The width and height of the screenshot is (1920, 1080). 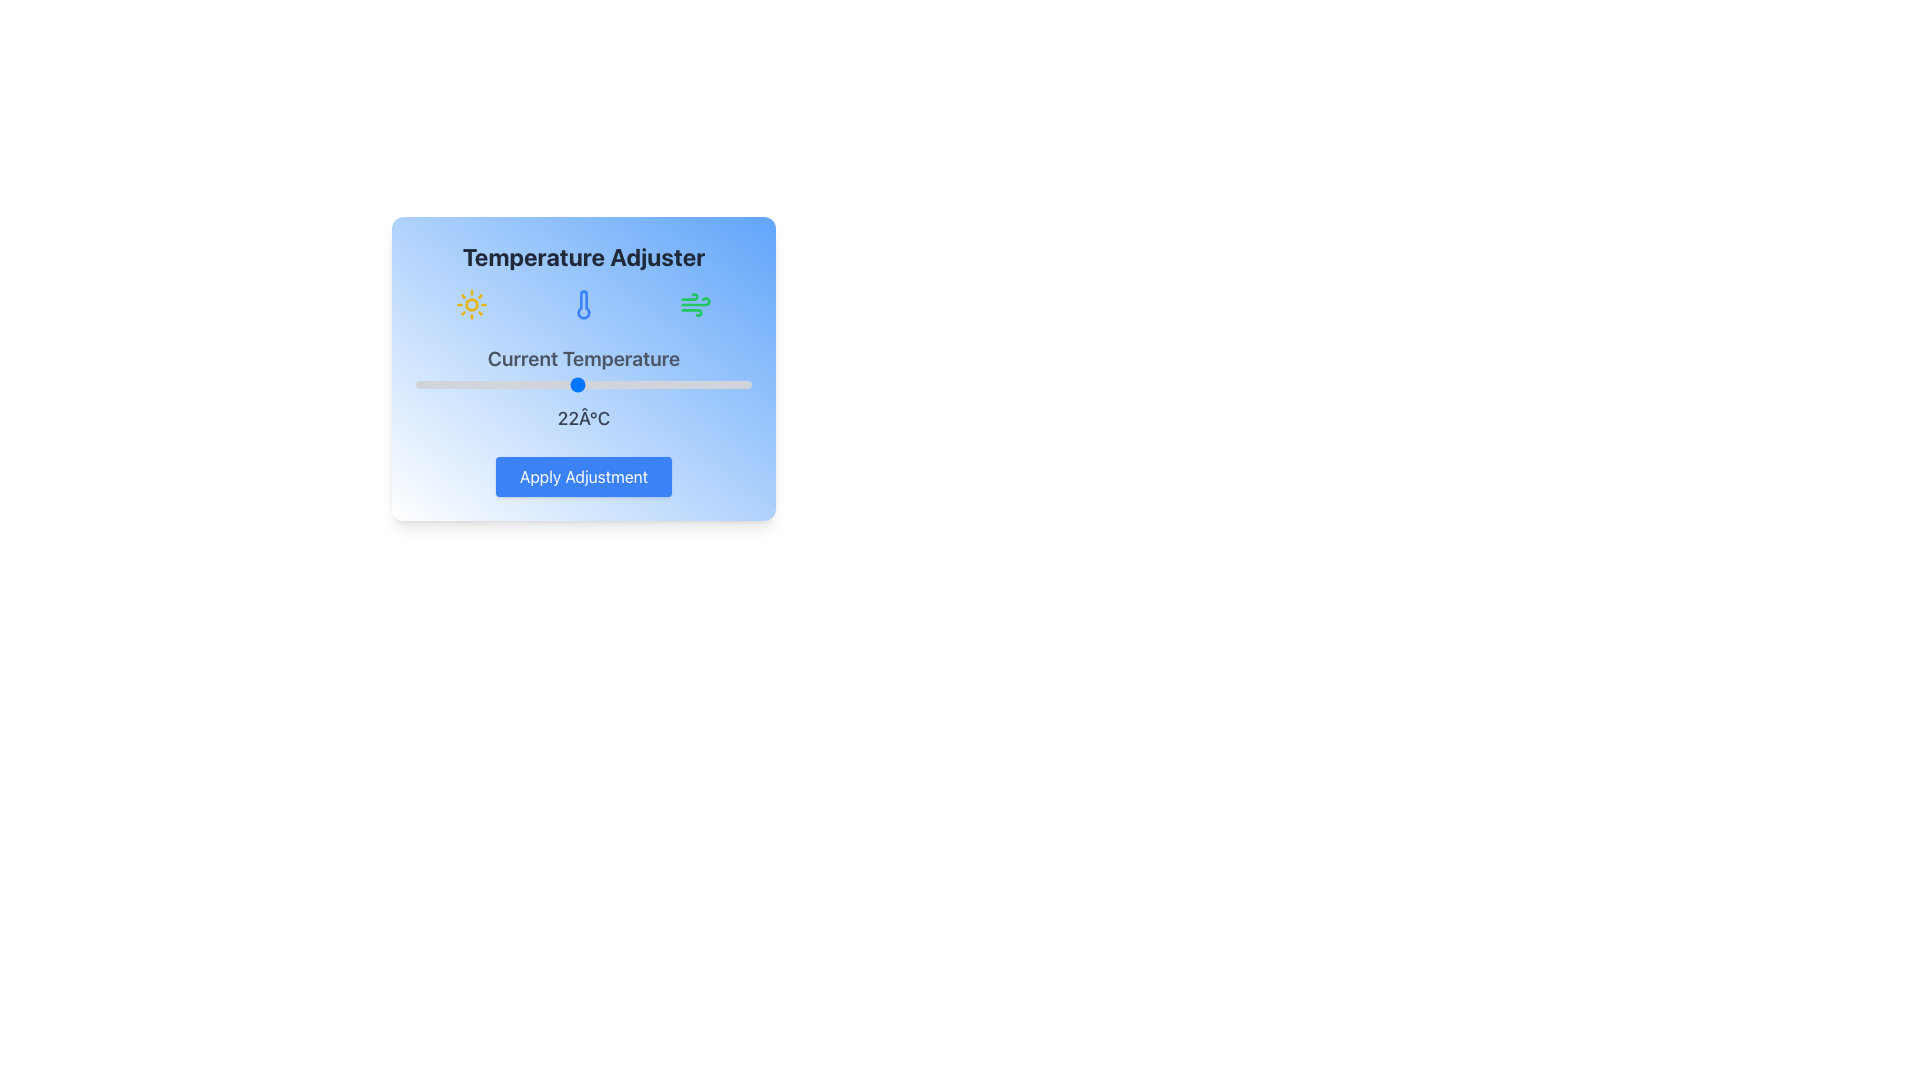 What do you see at coordinates (470, 304) in the screenshot?
I see `the sun icon in the 'Temperature Adjuster' interface` at bounding box center [470, 304].